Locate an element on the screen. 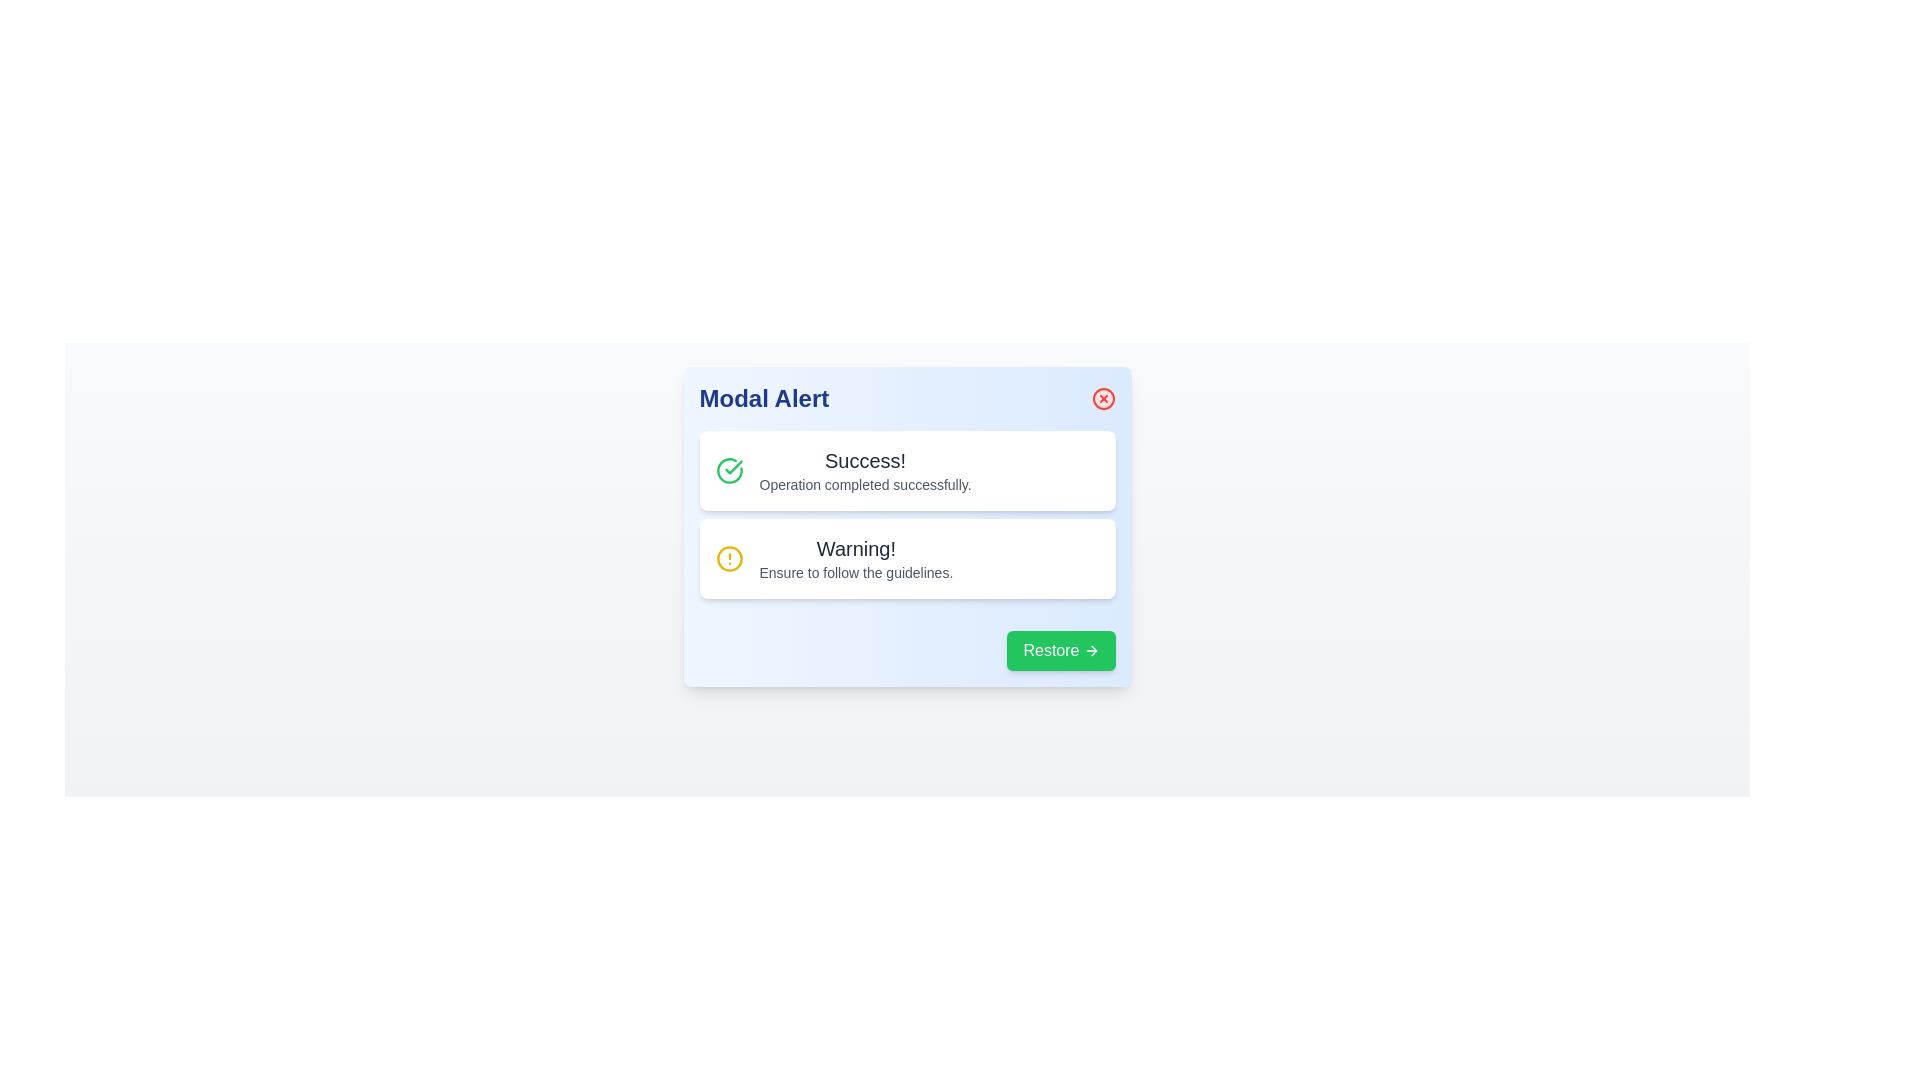 This screenshot has height=1080, width=1920. the circular icon with a yellow border and white fill, part of a warning icon, located to the left of the text 'Warning! Ensure to follow the guidelines.' in the modal alert interface is located at coordinates (728, 559).